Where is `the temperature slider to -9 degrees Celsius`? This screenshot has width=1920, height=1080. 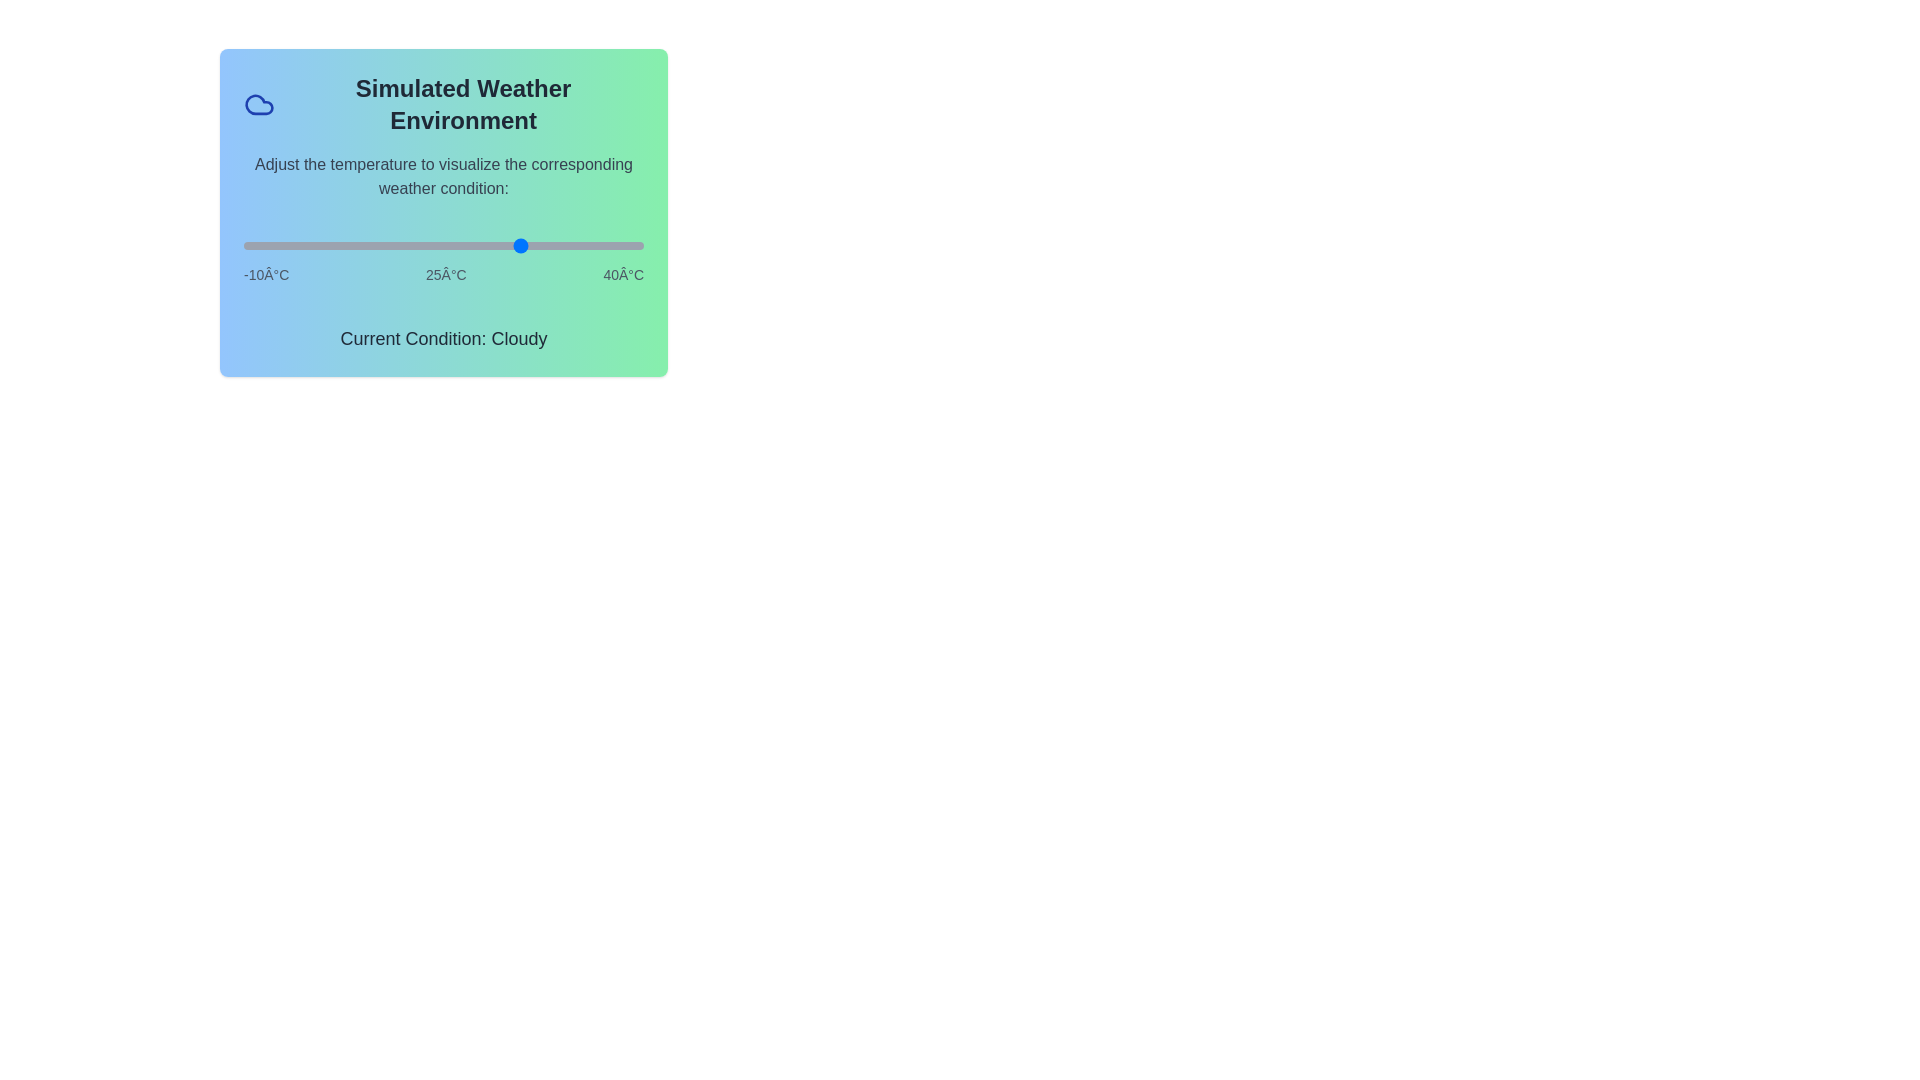 the temperature slider to -9 degrees Celsius is located at coordinates (251, 245).